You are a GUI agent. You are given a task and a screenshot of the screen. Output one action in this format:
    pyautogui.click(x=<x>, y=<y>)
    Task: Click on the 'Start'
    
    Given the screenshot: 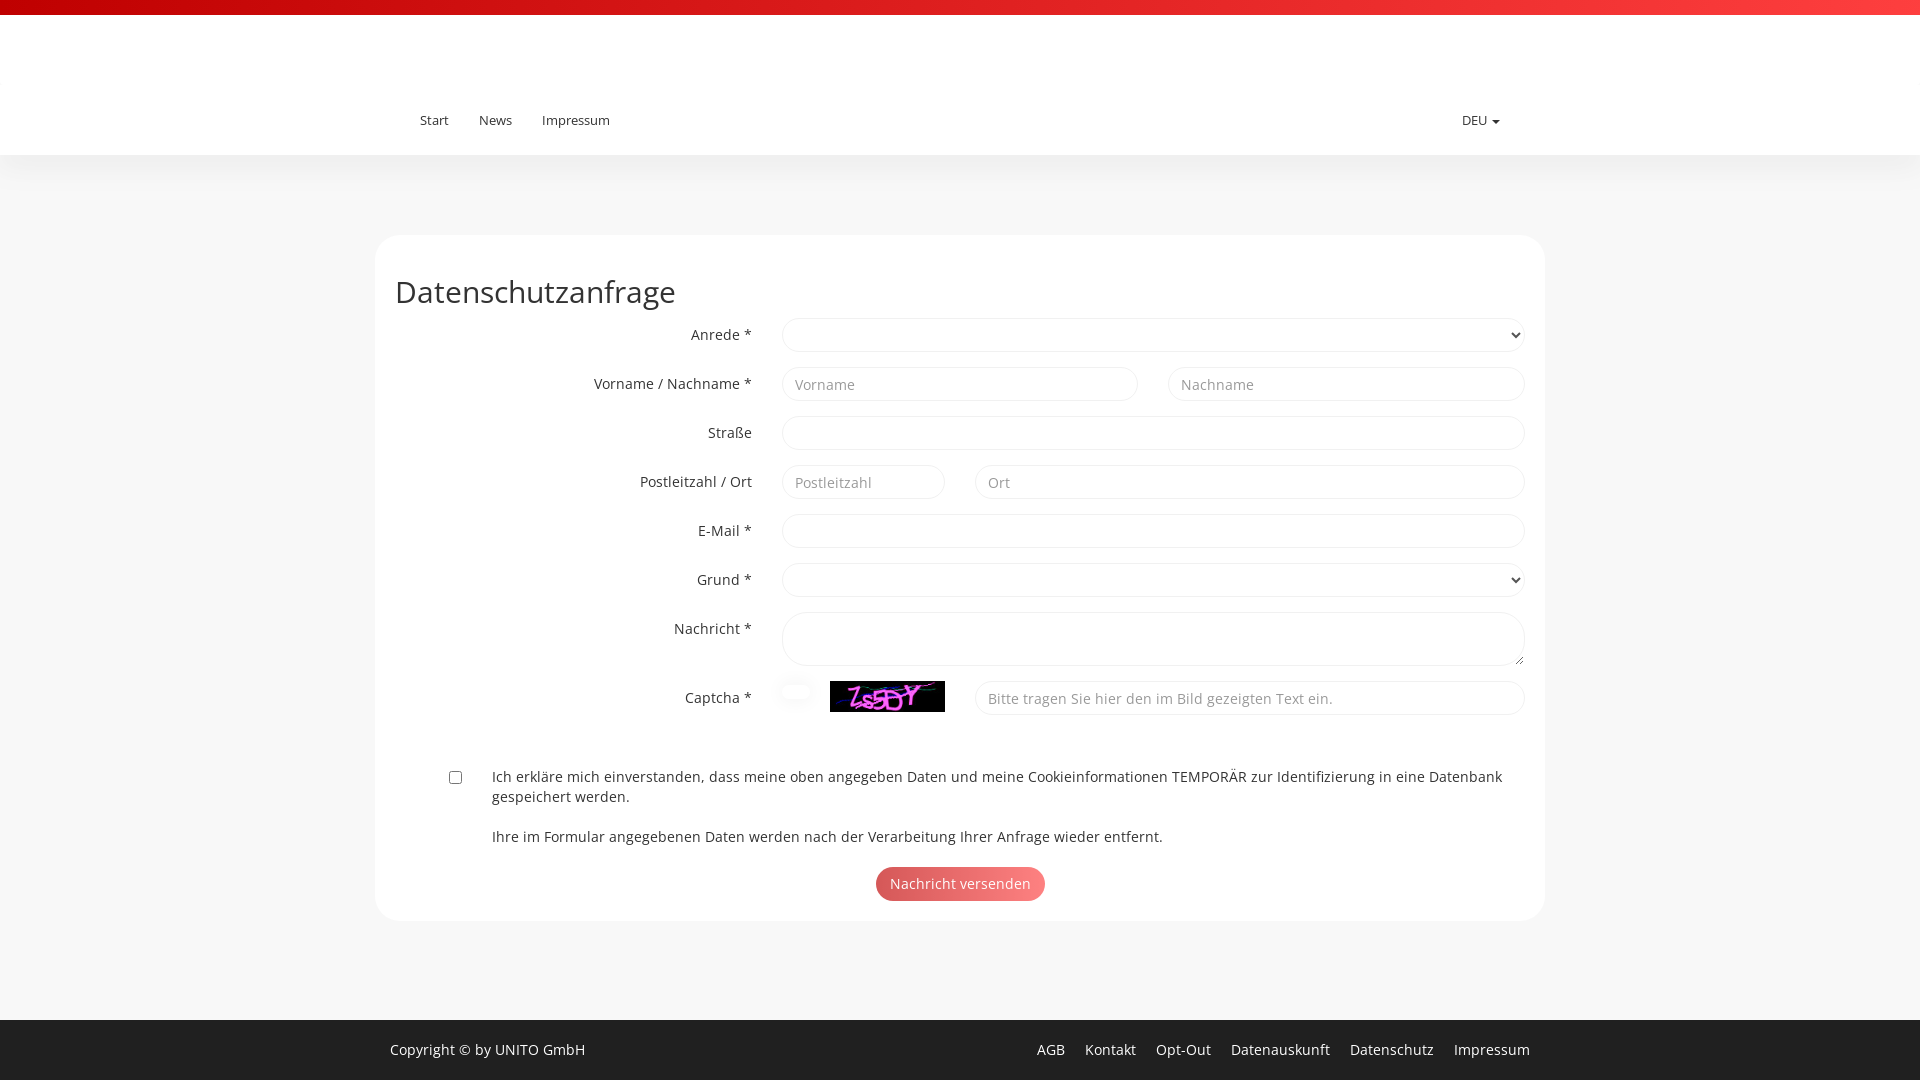 What is the action you would take?
    pyautogui.click(x=433, y=119)
    